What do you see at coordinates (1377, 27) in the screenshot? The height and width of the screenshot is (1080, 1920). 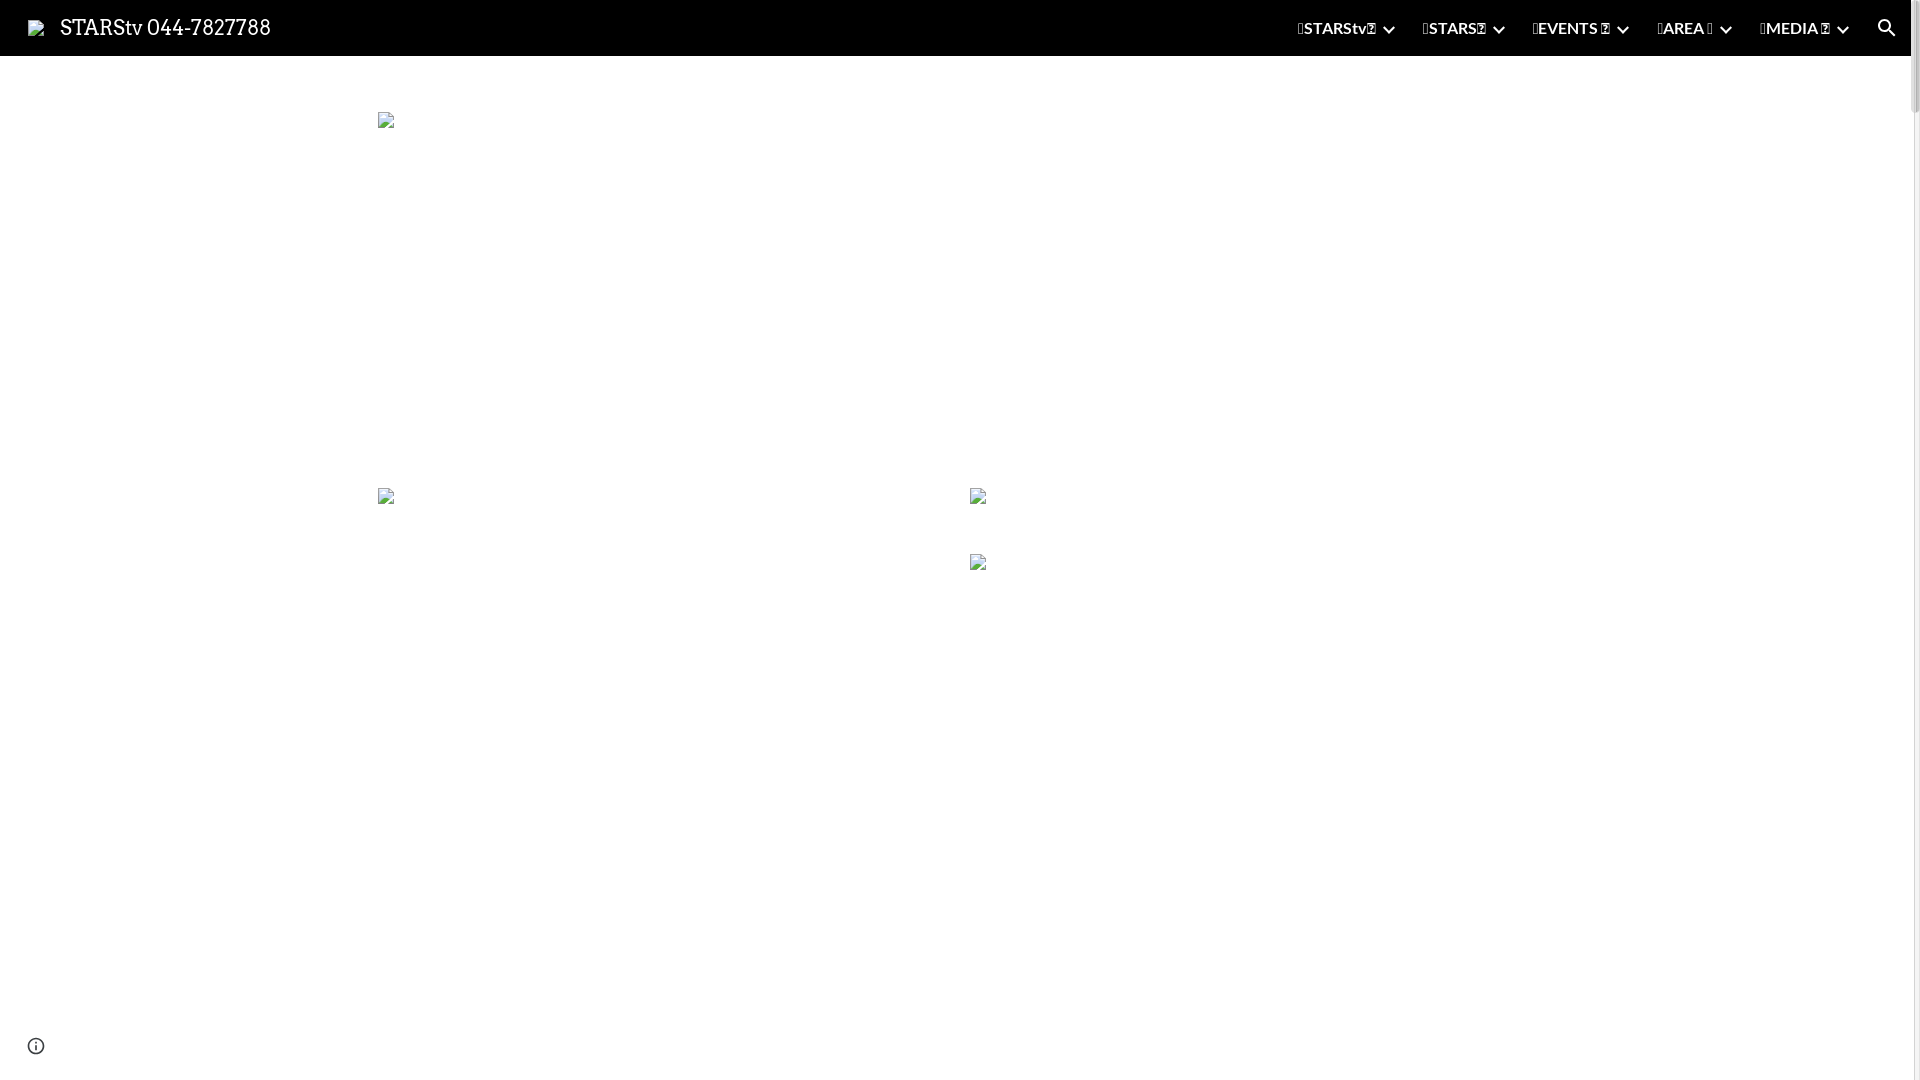 I see `'Expand/Collapse'` at bounding box center [1377, 27].